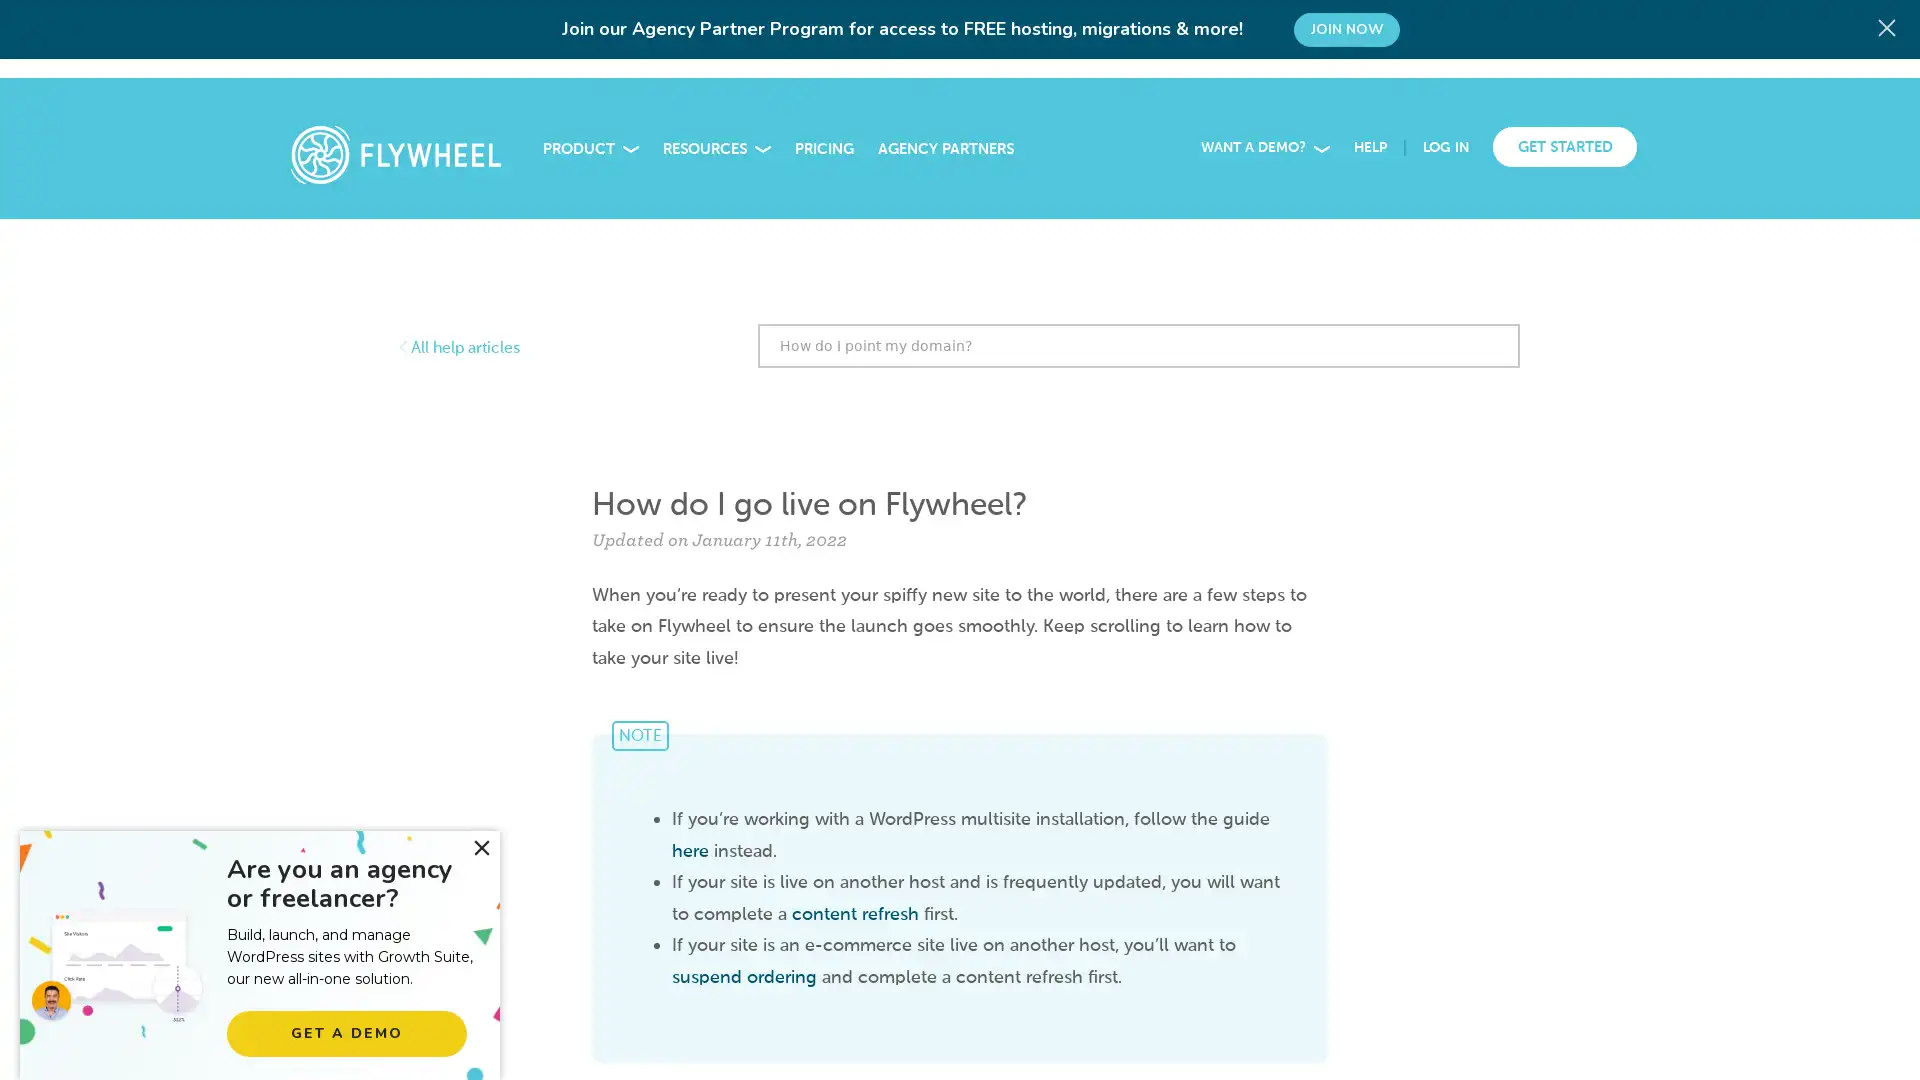 Image resolution: width=1920 pixels, height=1080 pixels. I want to click on JOIN NOW, so click(1346, 30).